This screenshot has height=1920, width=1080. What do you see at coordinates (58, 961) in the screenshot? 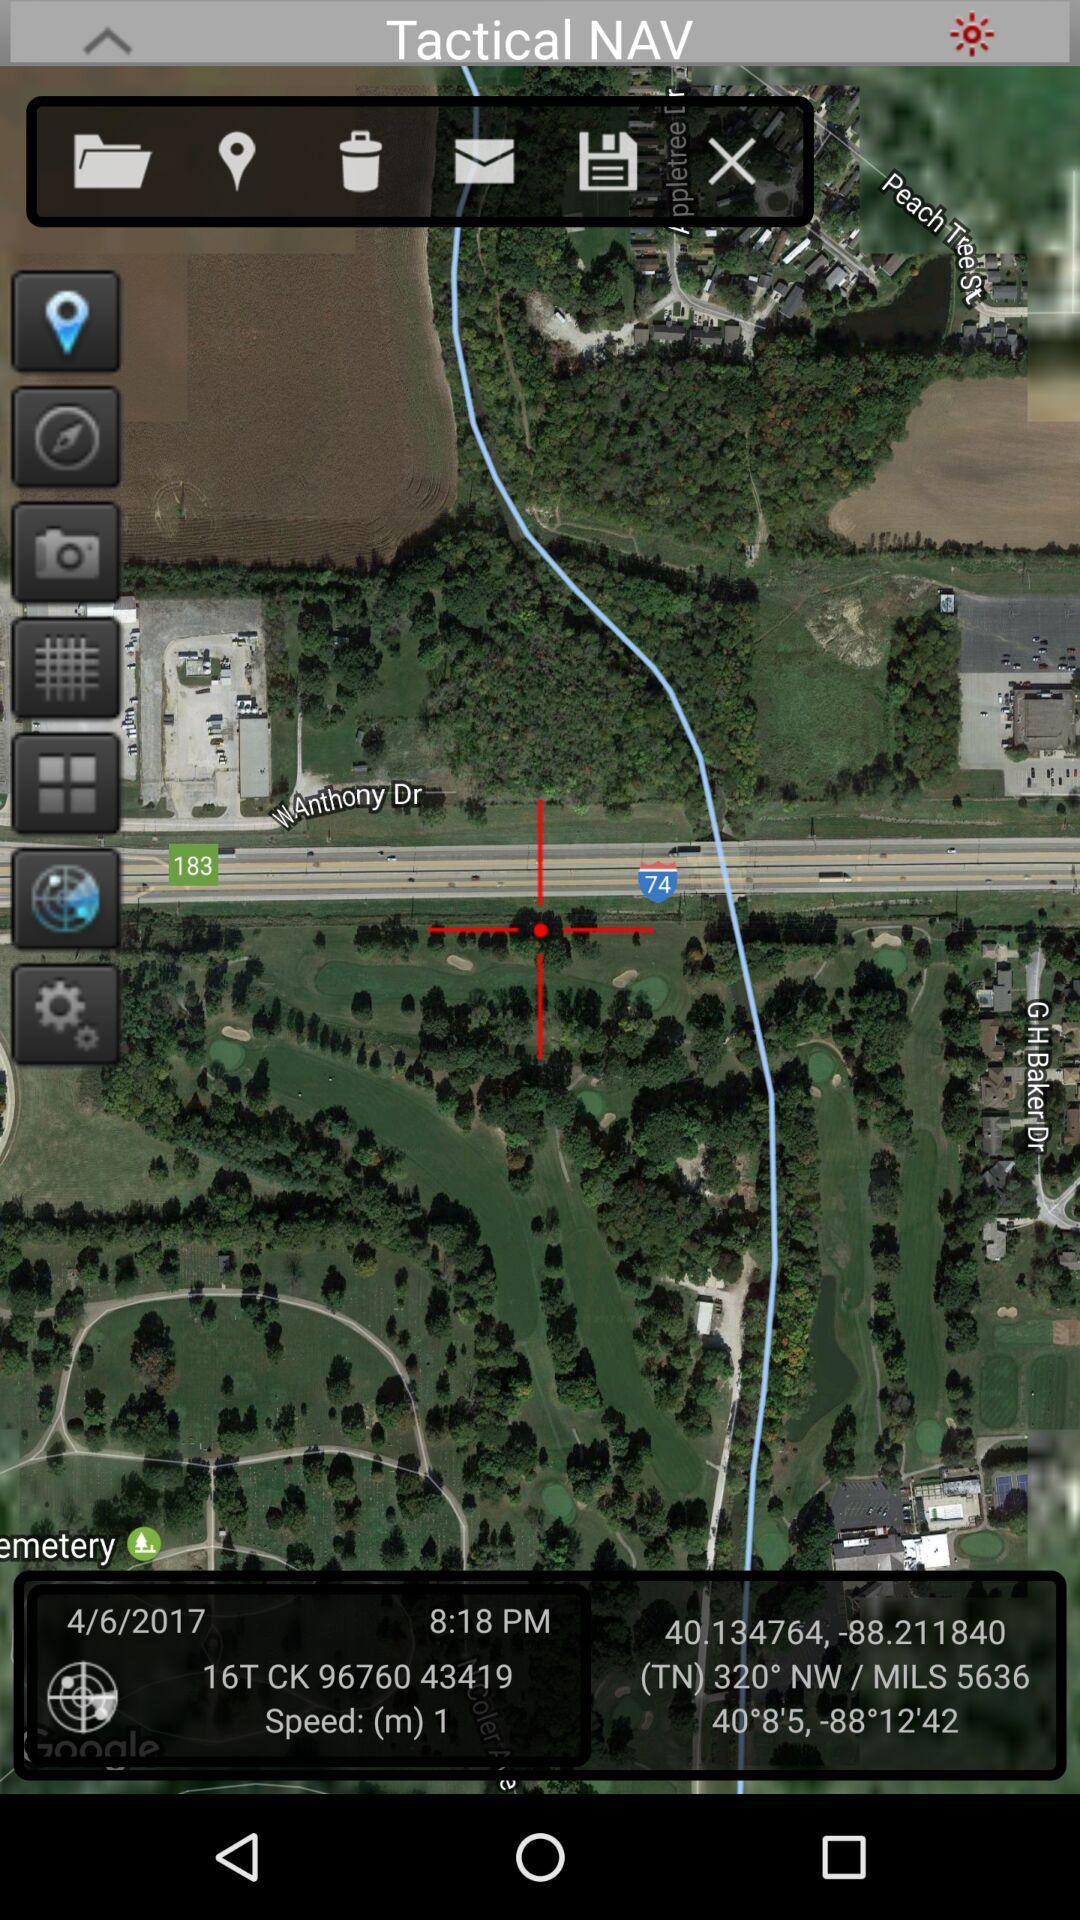
I see `the globe icon` at bounding box center [58, 961].